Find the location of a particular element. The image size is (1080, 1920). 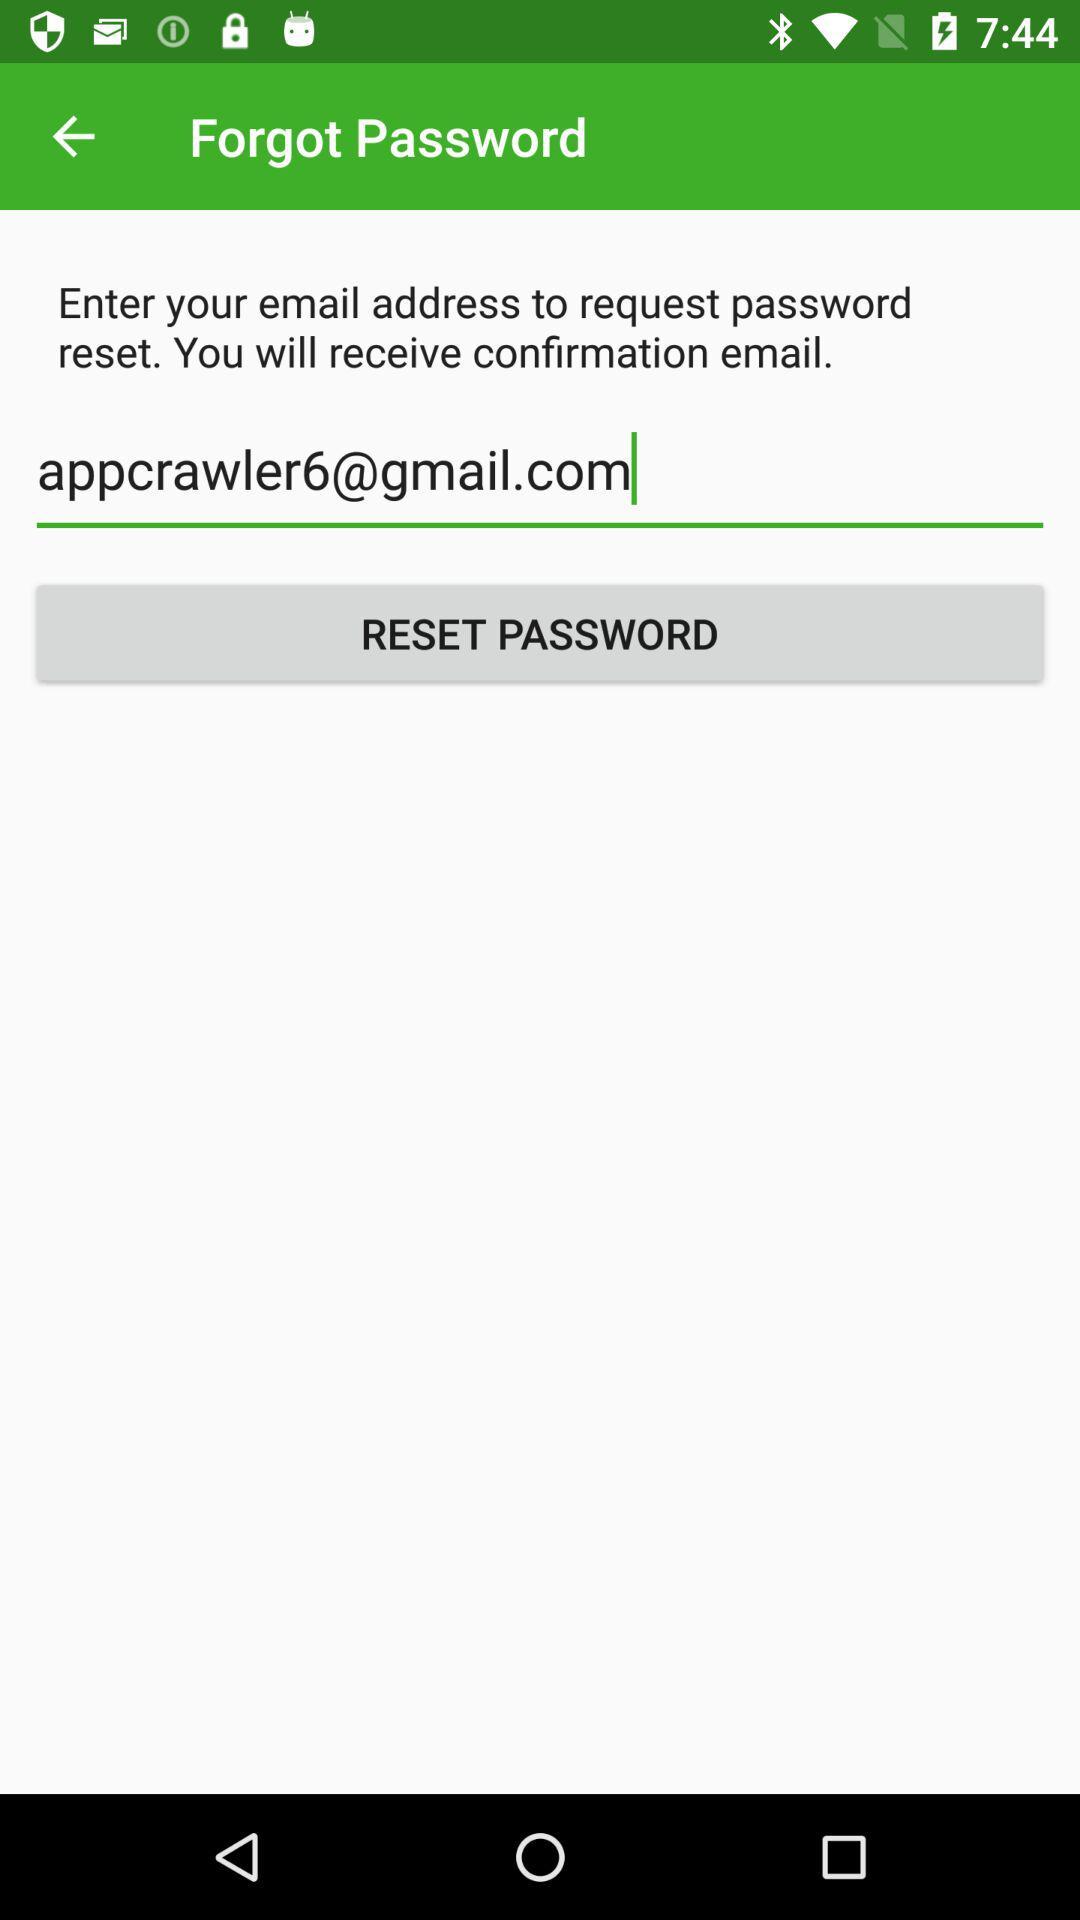

the item above the enter your email item is located at coordinates (72, 135).